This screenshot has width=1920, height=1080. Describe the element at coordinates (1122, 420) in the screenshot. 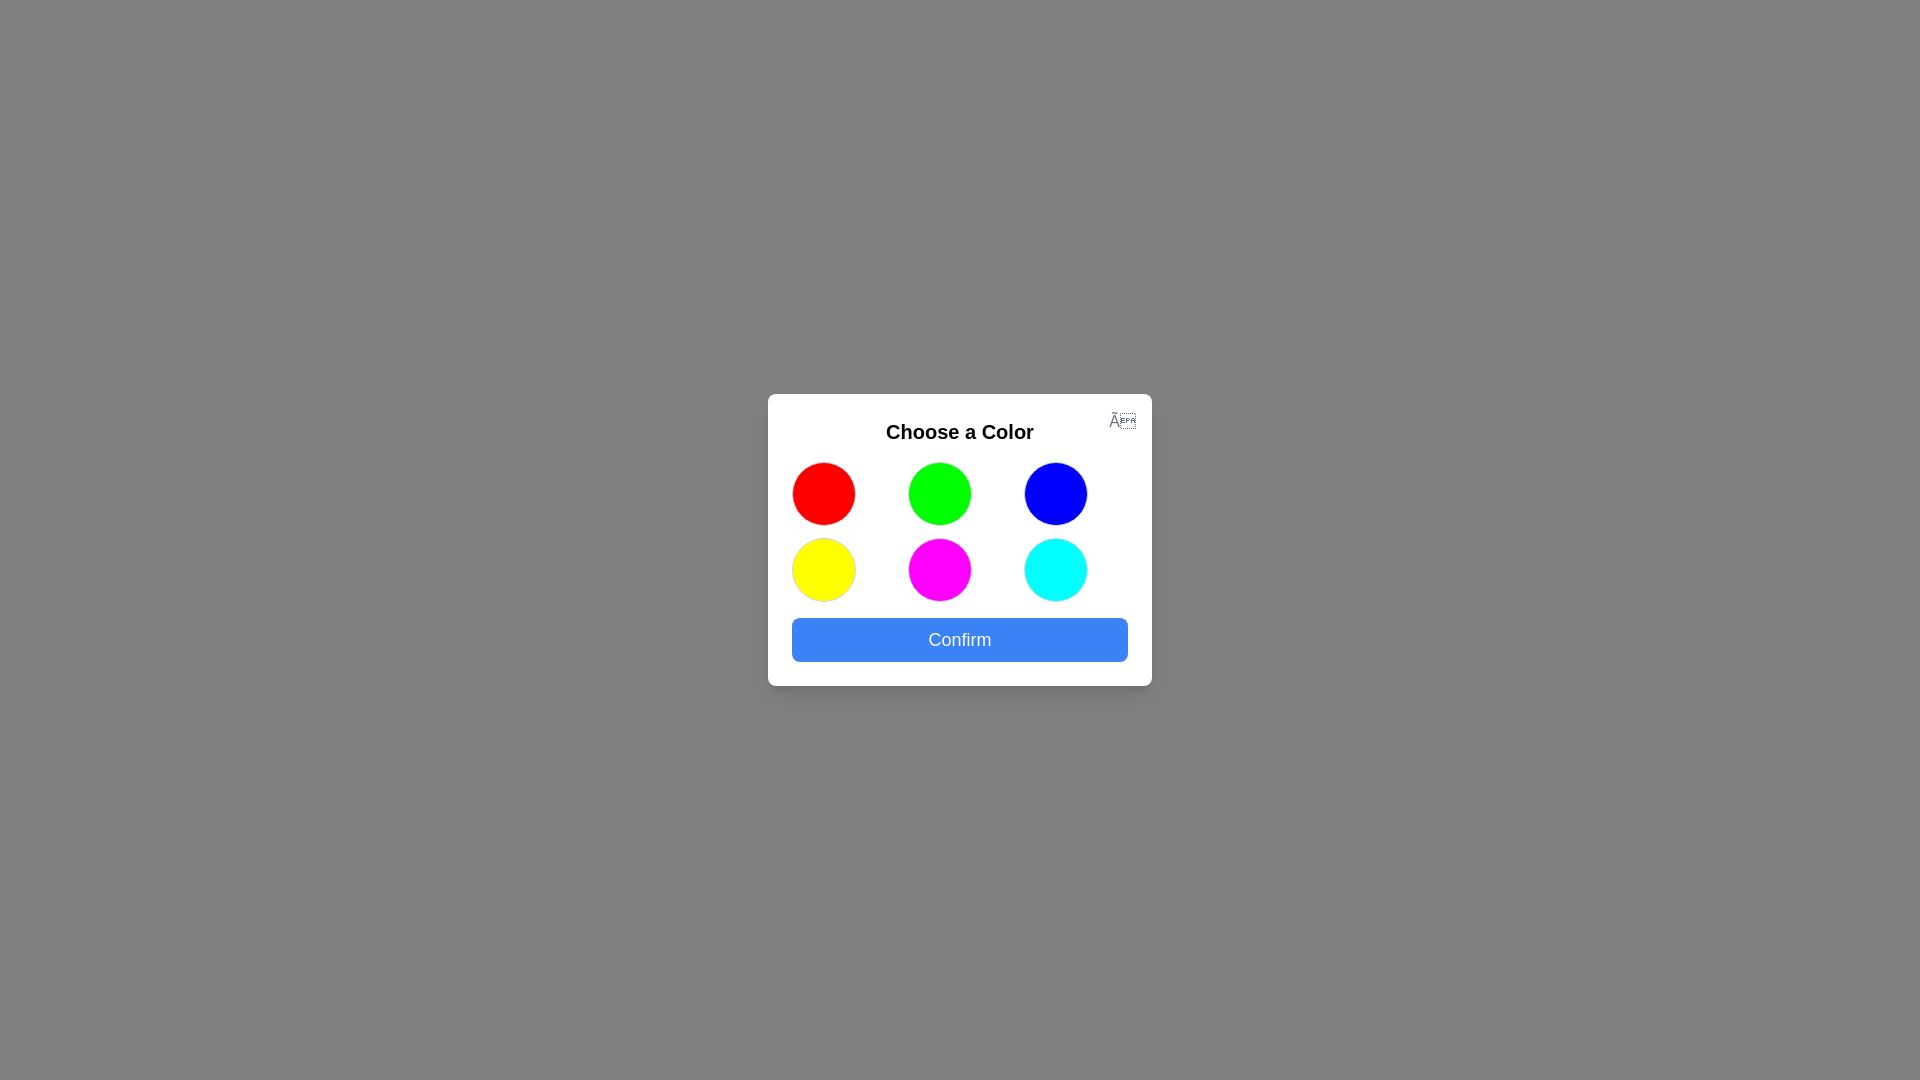

I see `the close button to close the dialog` at that location.